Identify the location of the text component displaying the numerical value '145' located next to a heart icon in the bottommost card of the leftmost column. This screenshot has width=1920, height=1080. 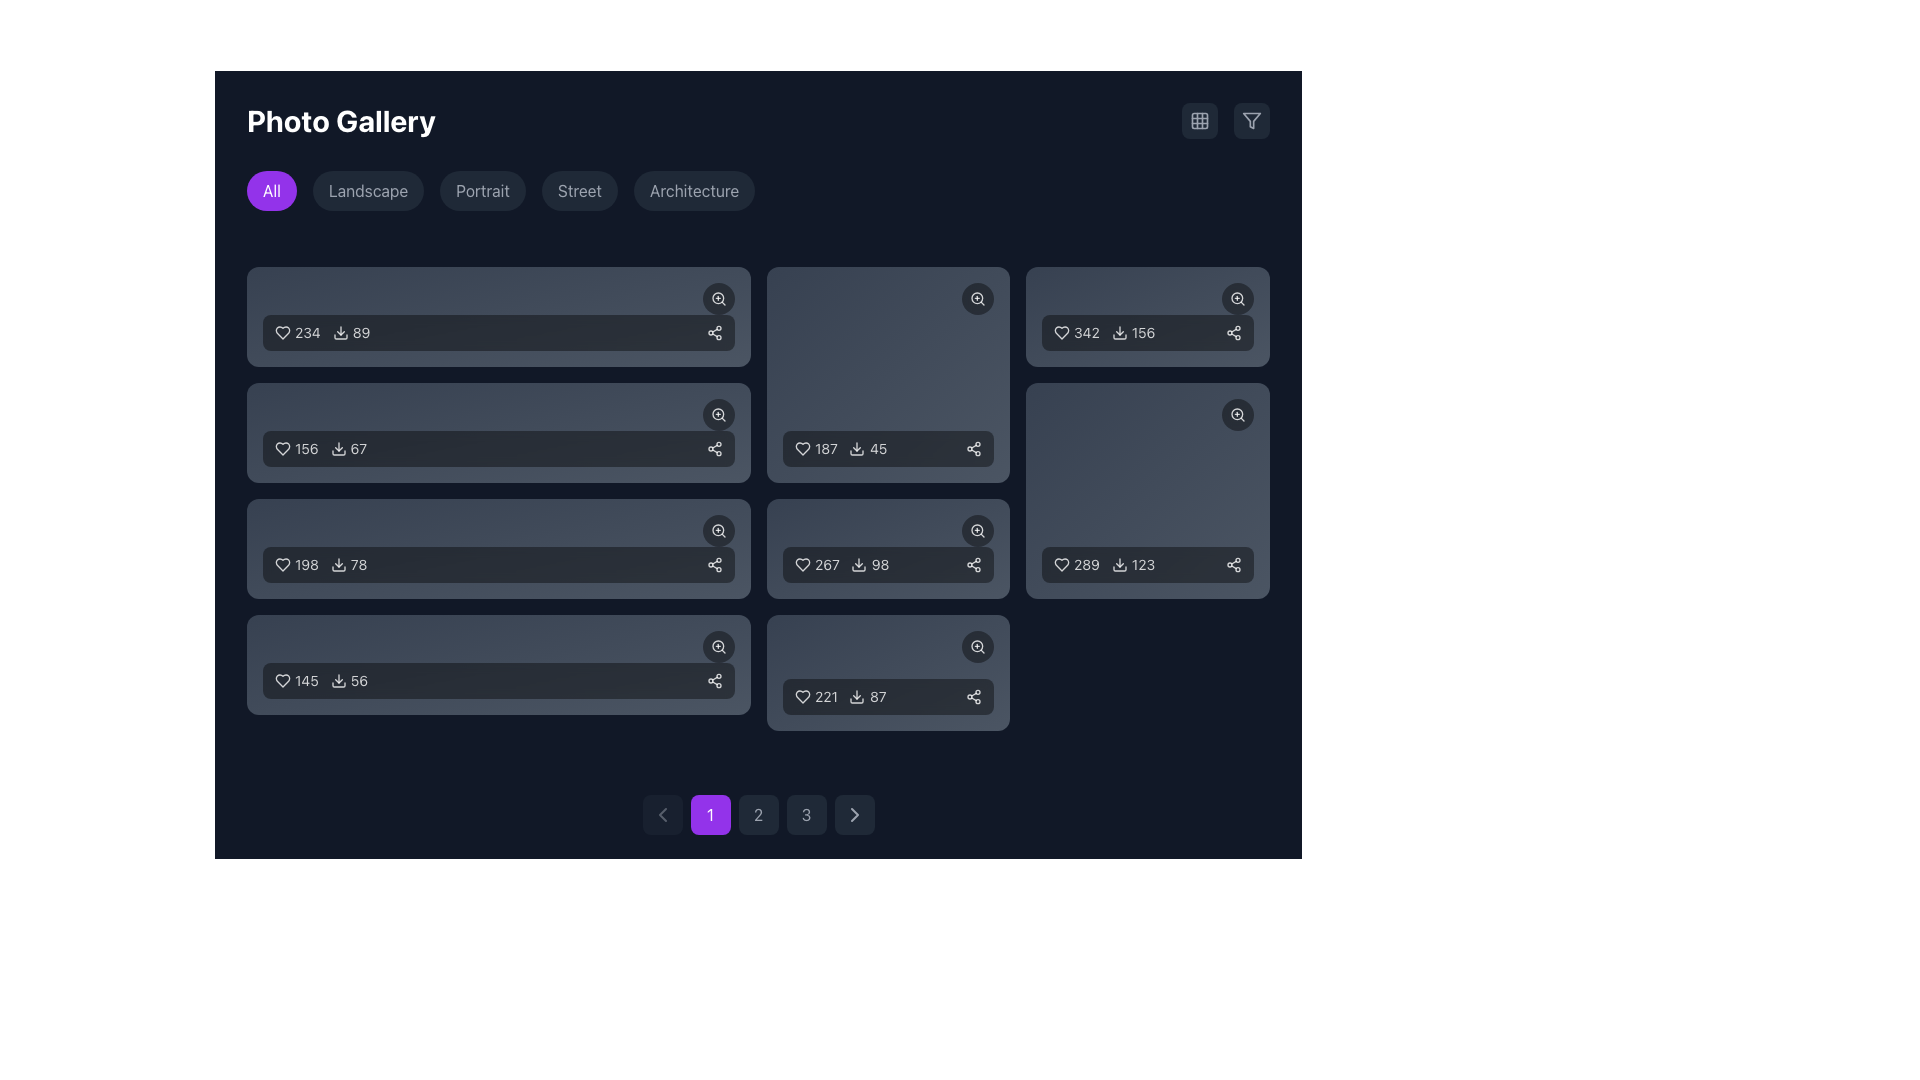
(305, 680).